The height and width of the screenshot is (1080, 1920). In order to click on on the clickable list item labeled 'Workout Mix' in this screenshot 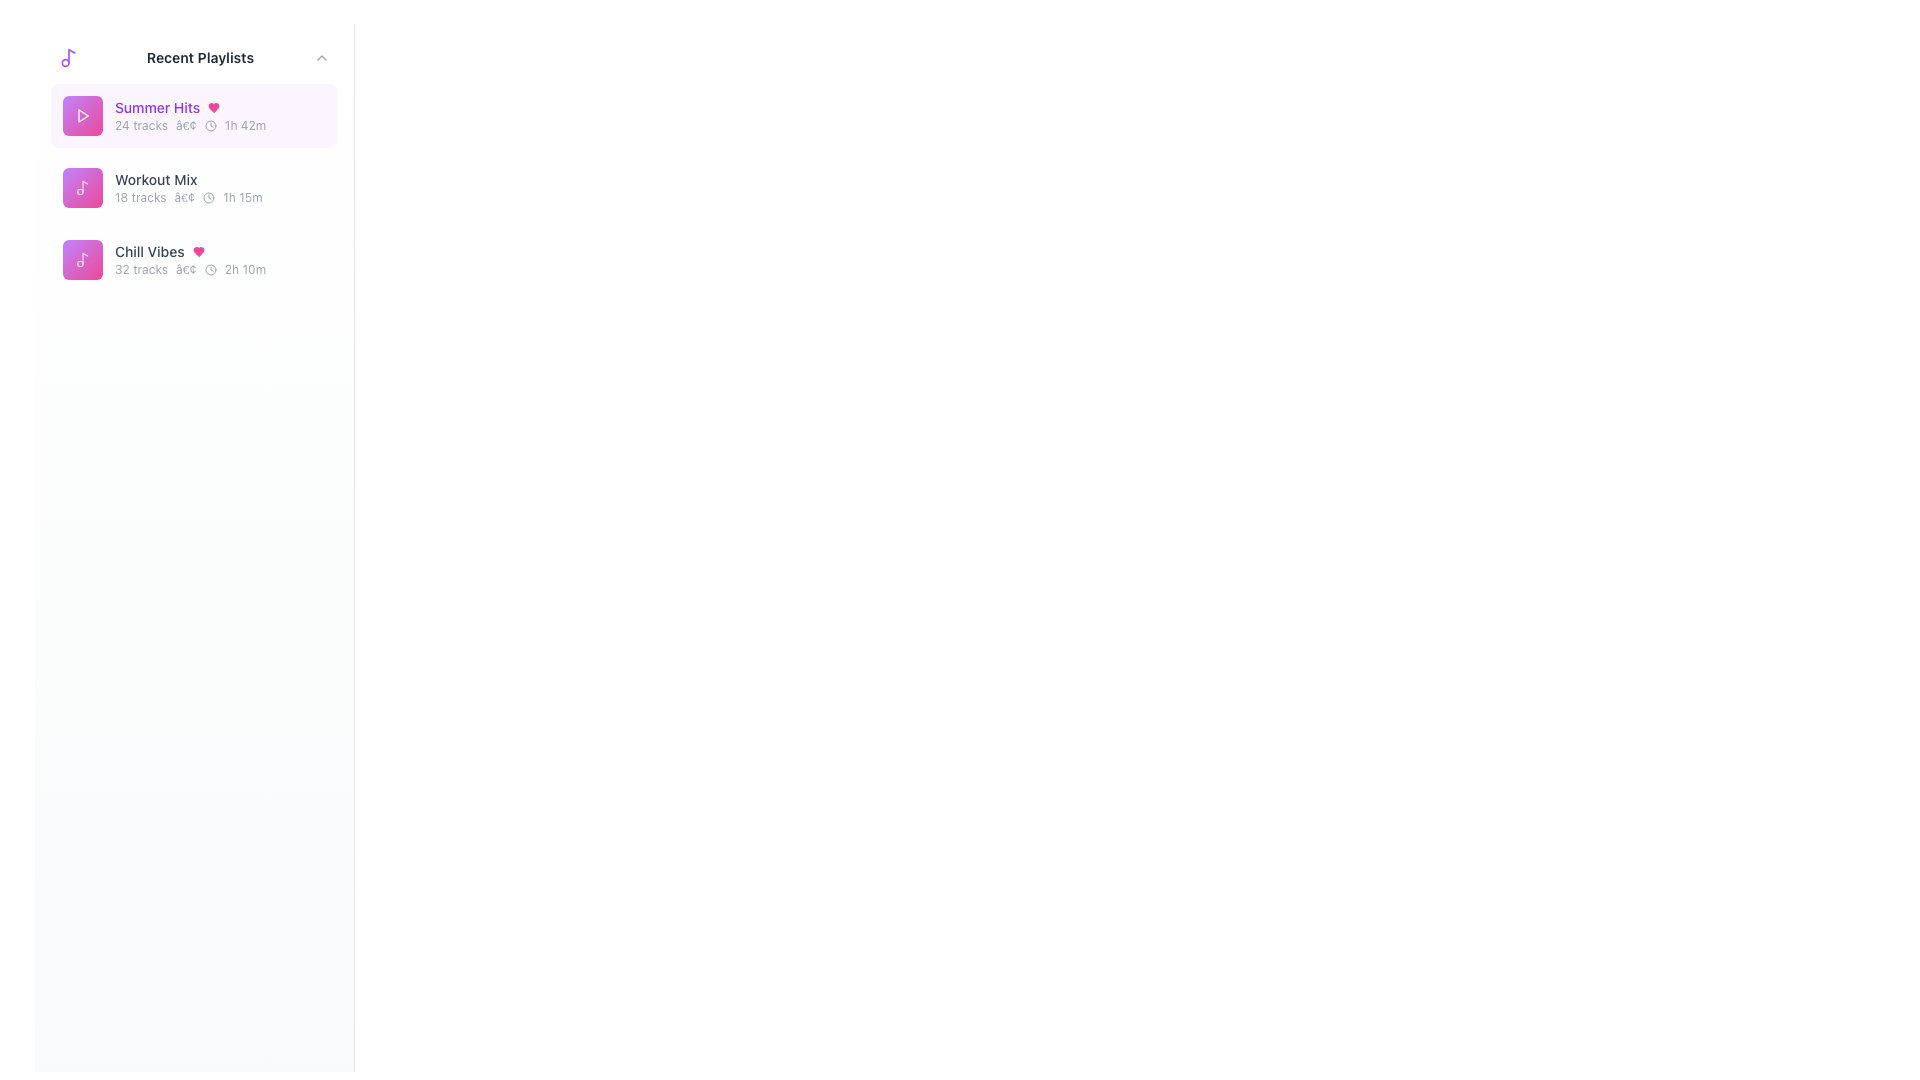, I will do `click(194, 188)`.